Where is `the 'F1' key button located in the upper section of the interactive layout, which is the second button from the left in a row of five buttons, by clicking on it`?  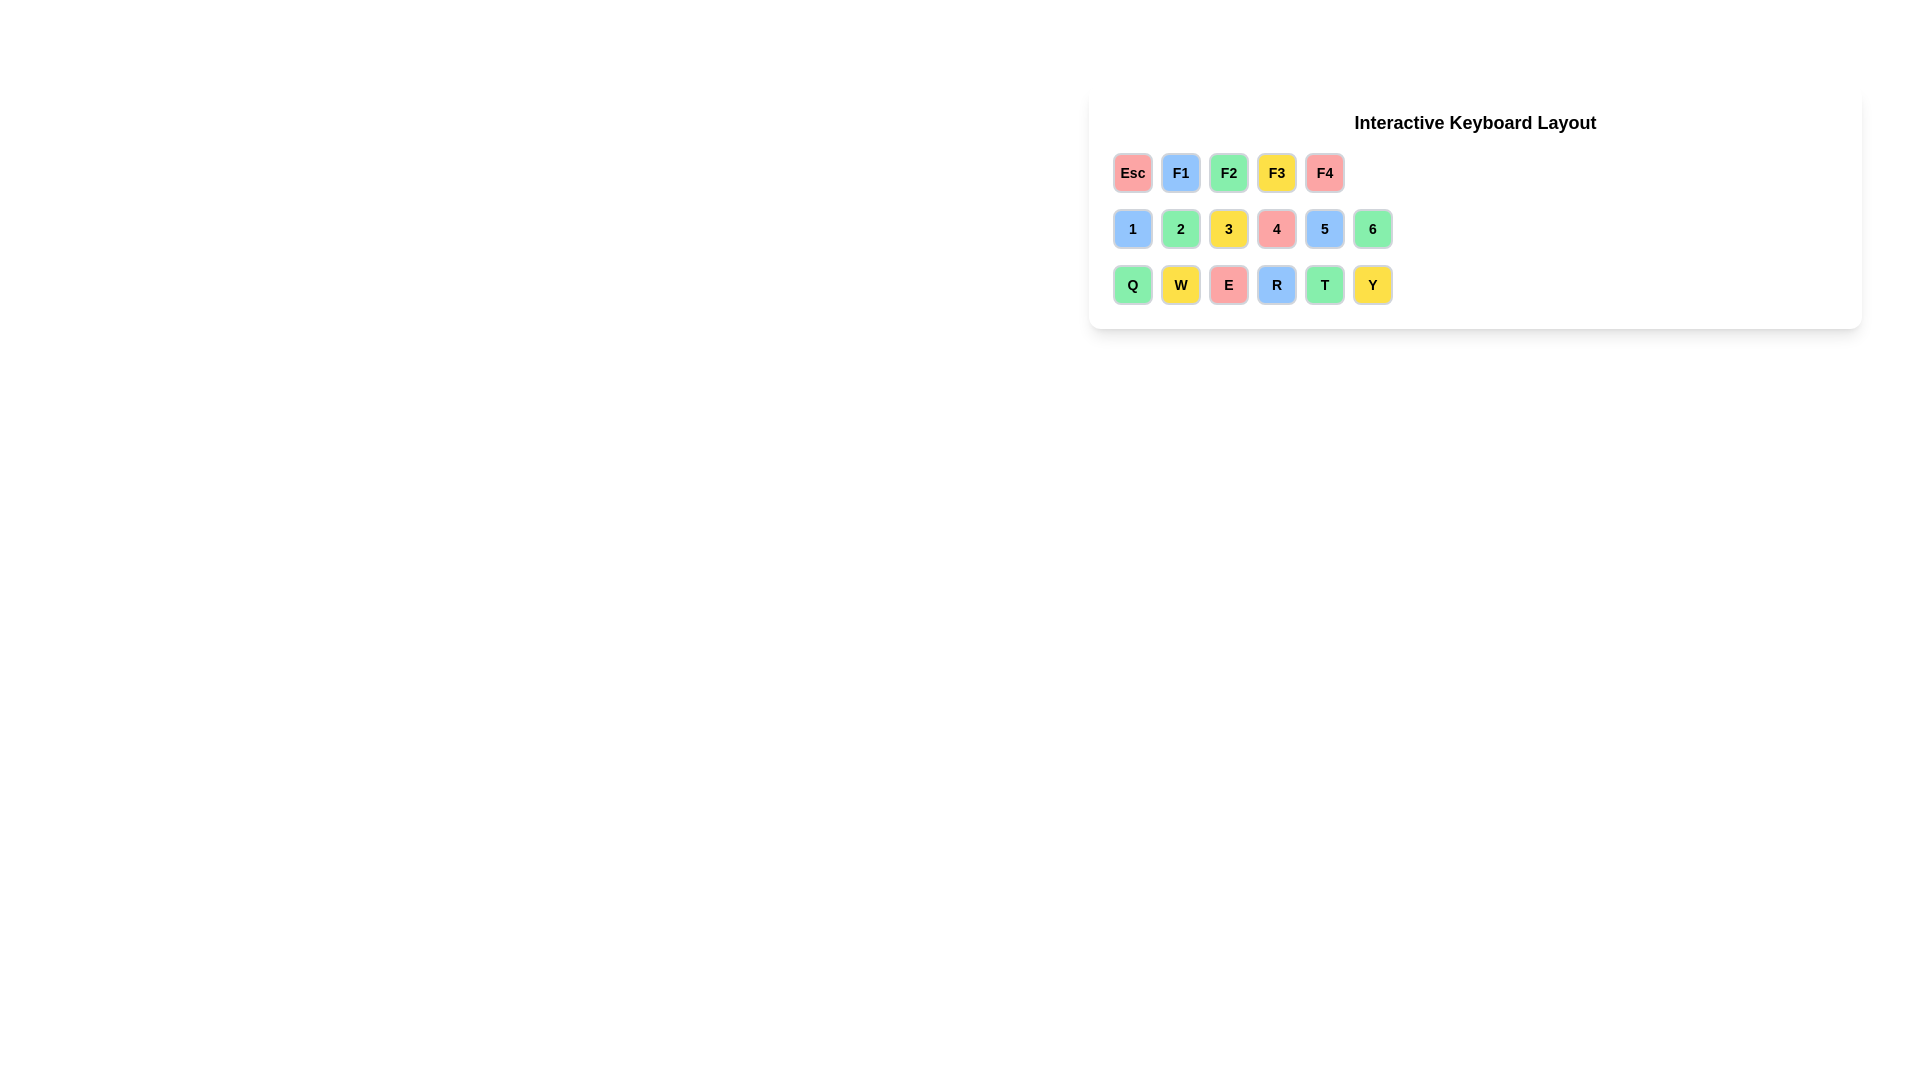 the 'F1' key button located in the upper section of the interactive layout, which is the second button from the left in a row of five buttons, by clicking on it is located at coordinates (1180, 172).